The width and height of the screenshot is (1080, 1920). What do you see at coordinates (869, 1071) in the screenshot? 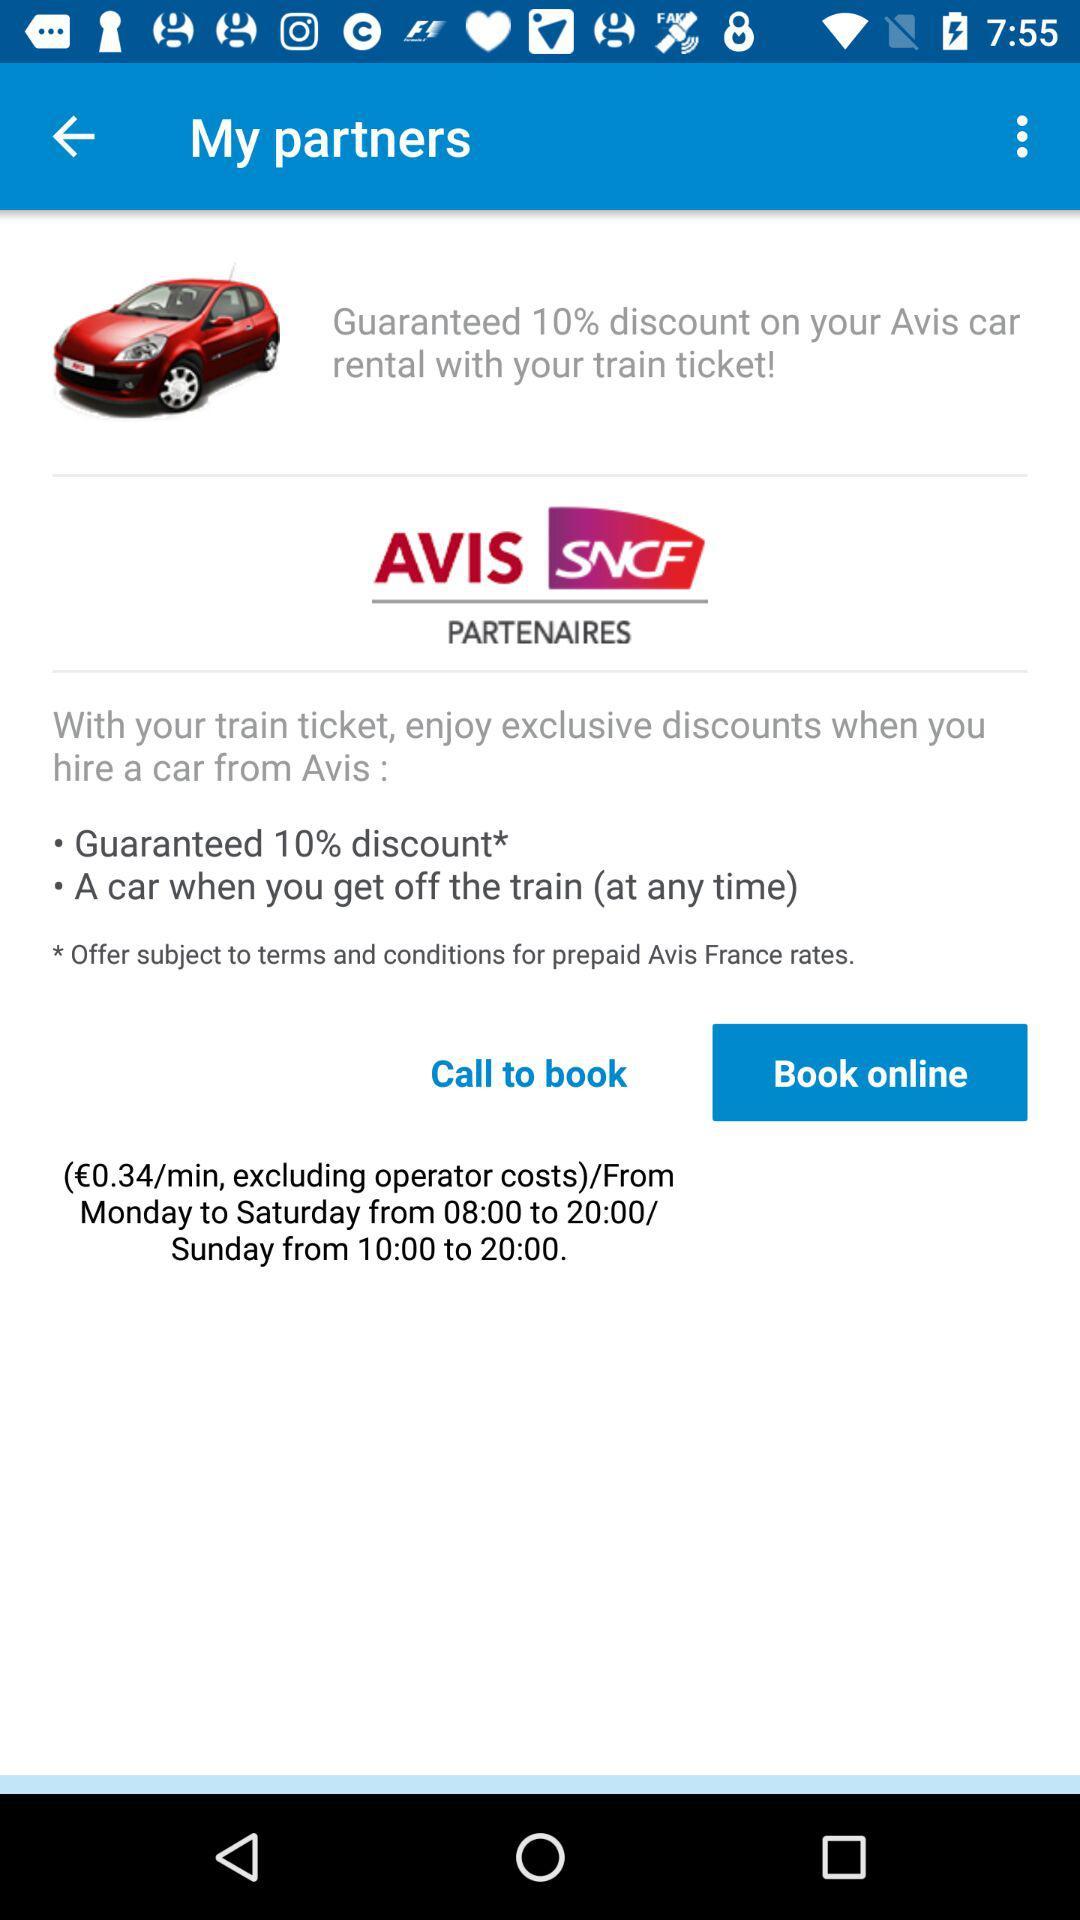
I see `book online icon` at bounding box center [869, 1071].